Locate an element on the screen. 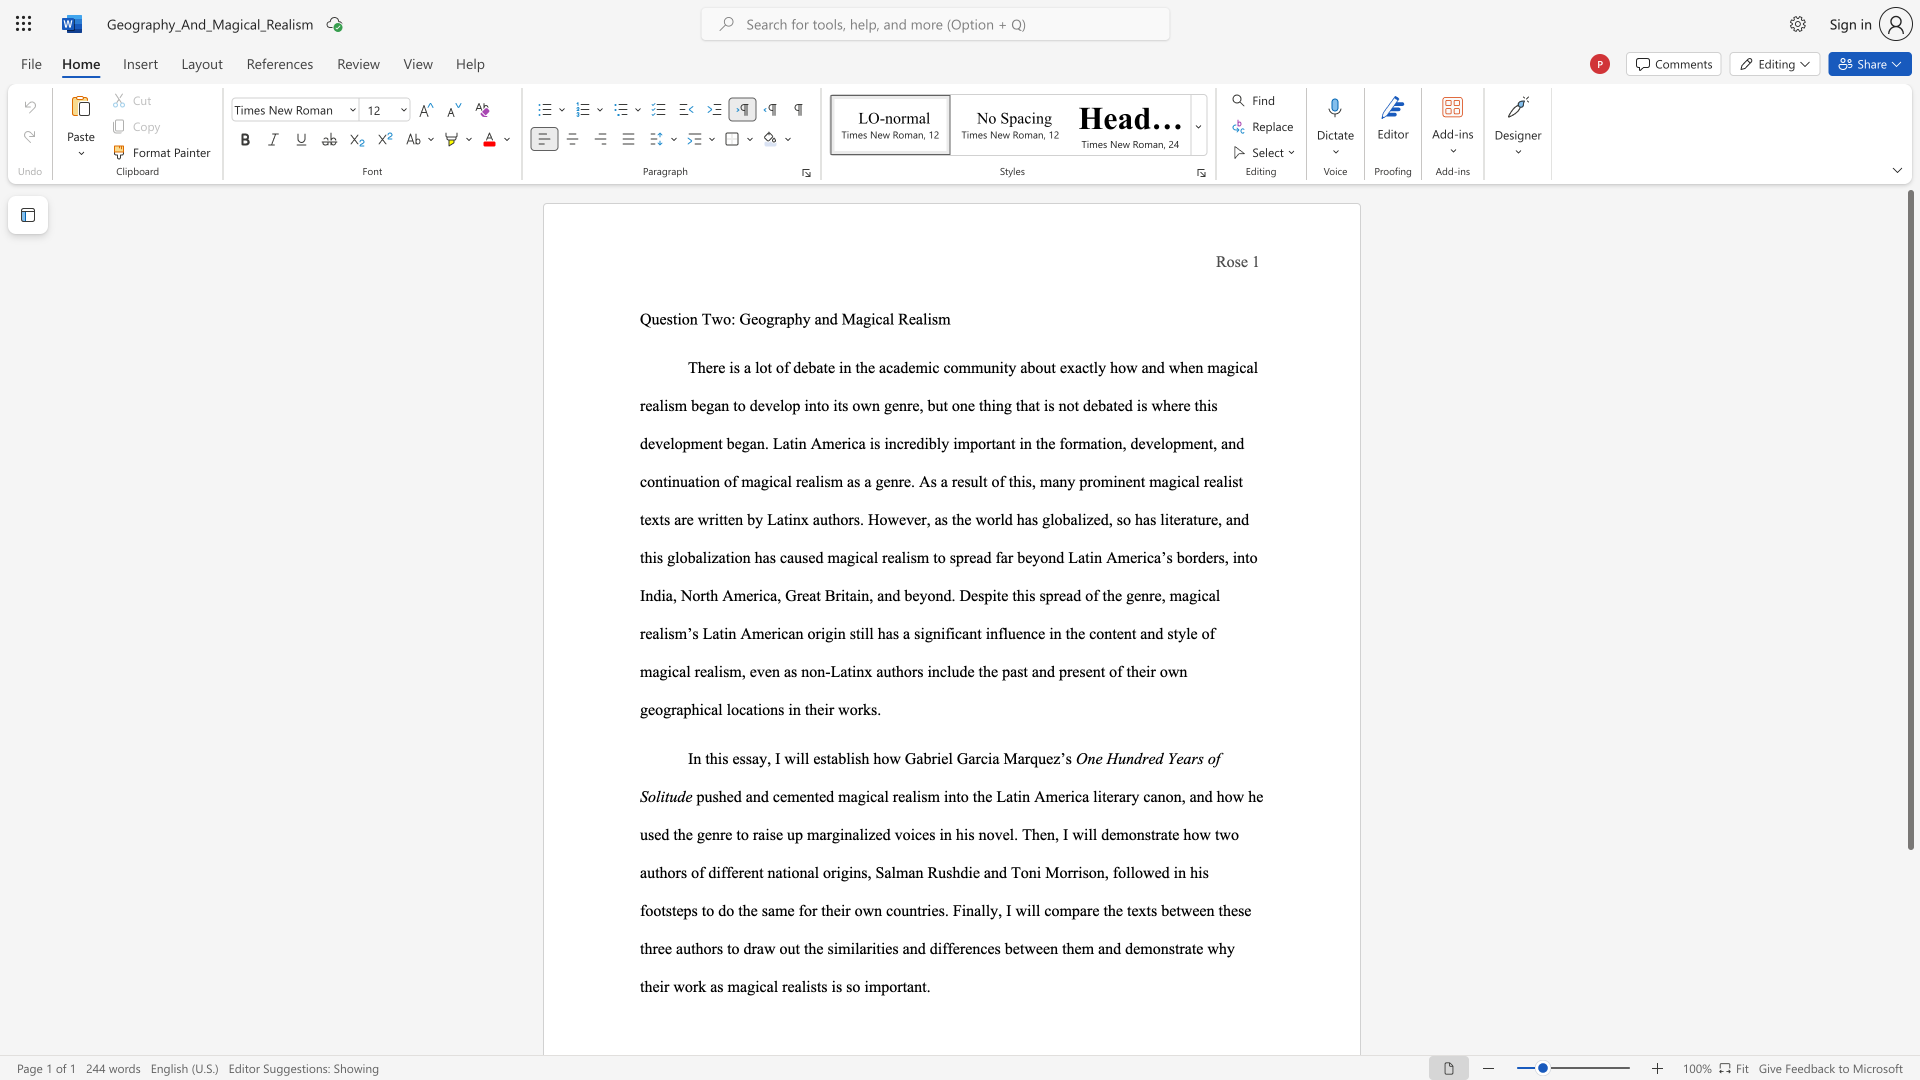 Image resolution: width=1920 pixels, height=1080 pixels. the scrollbar to scroll downward is located at coordinates (1909, 1019).